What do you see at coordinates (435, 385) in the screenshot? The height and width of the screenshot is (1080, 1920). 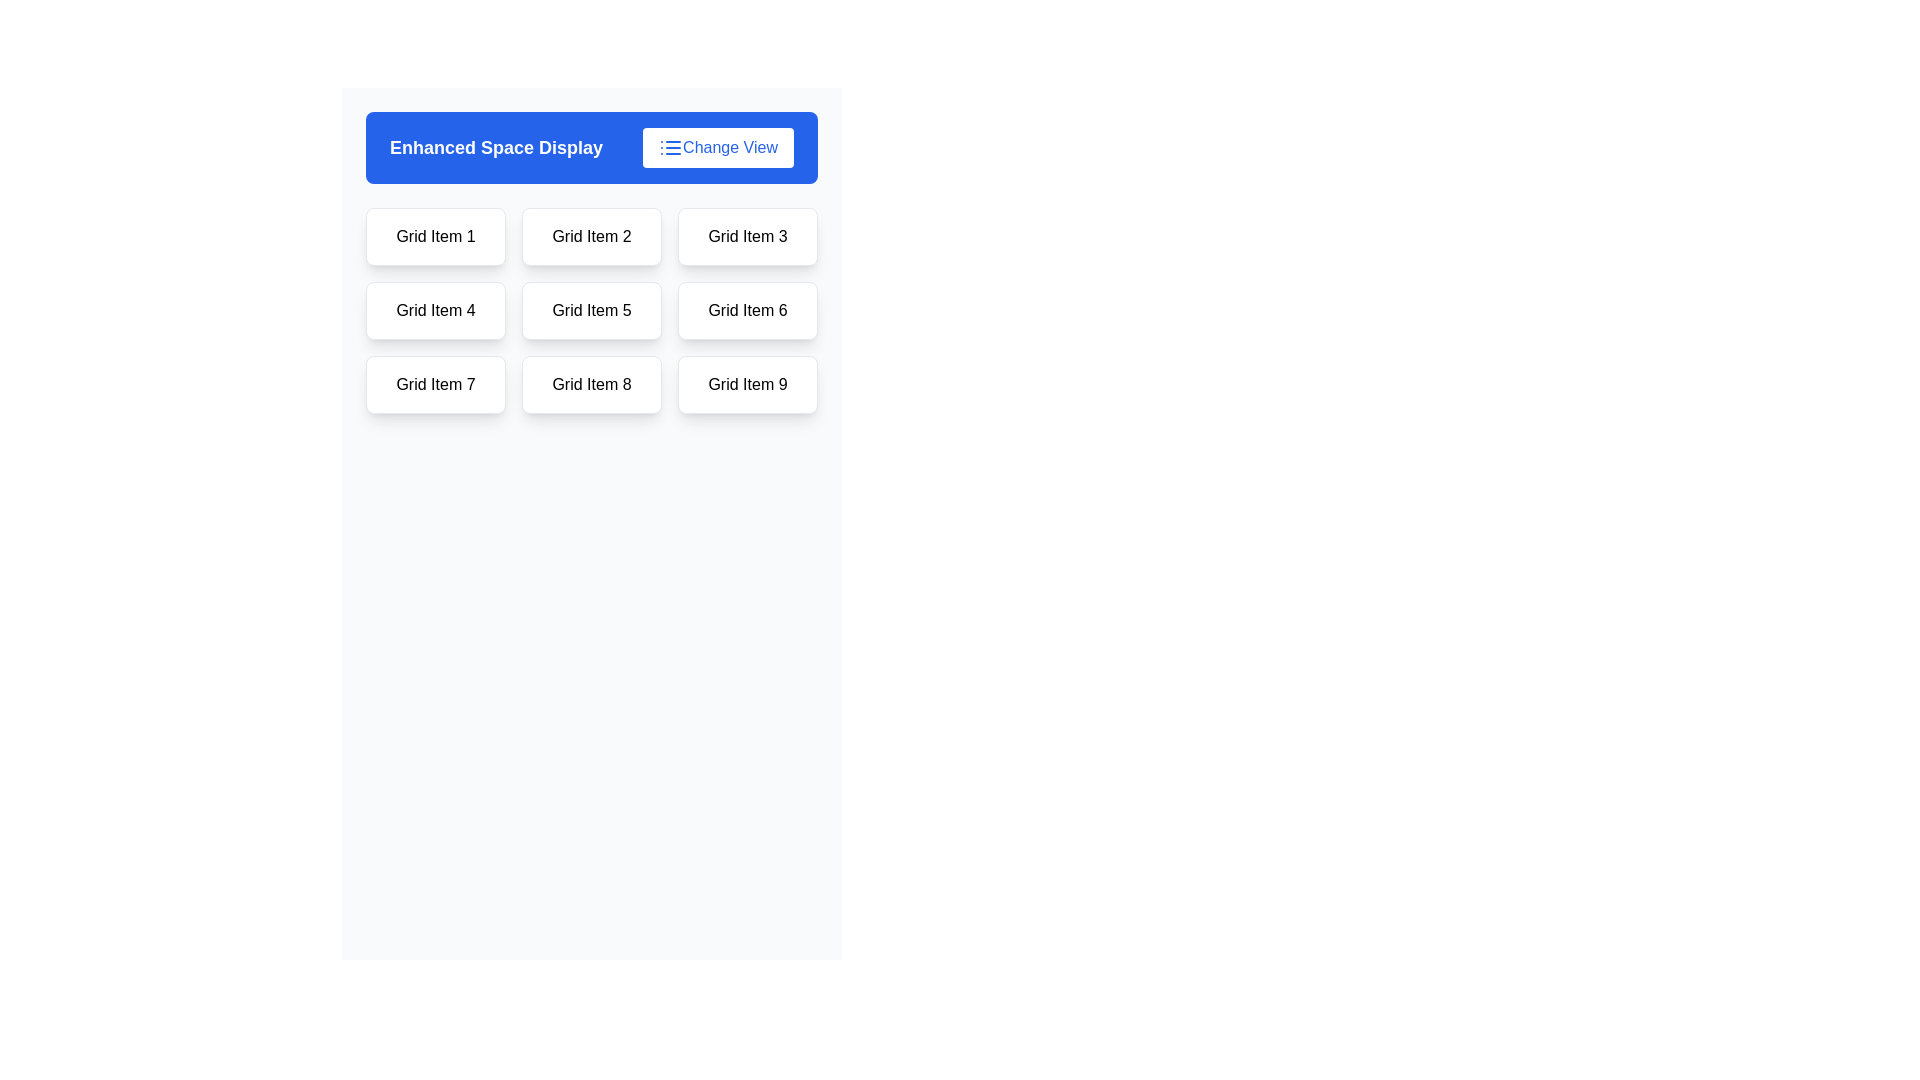 I see `the static display card located in the third row, first column of the grid layout, which visually represents a specific item` at bounding box center [435, 385].